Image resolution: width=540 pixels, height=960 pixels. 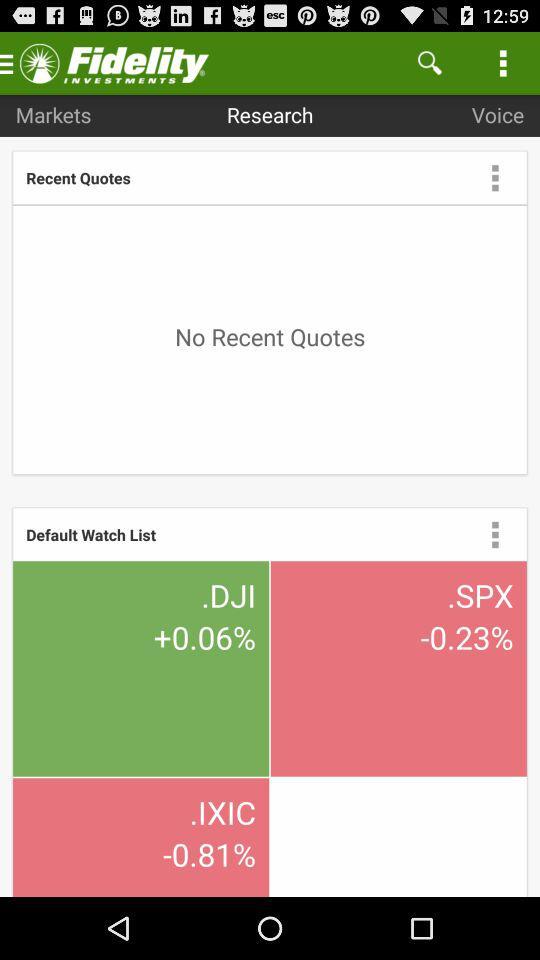 I want to click on the markets, so click(x=53, y=114).